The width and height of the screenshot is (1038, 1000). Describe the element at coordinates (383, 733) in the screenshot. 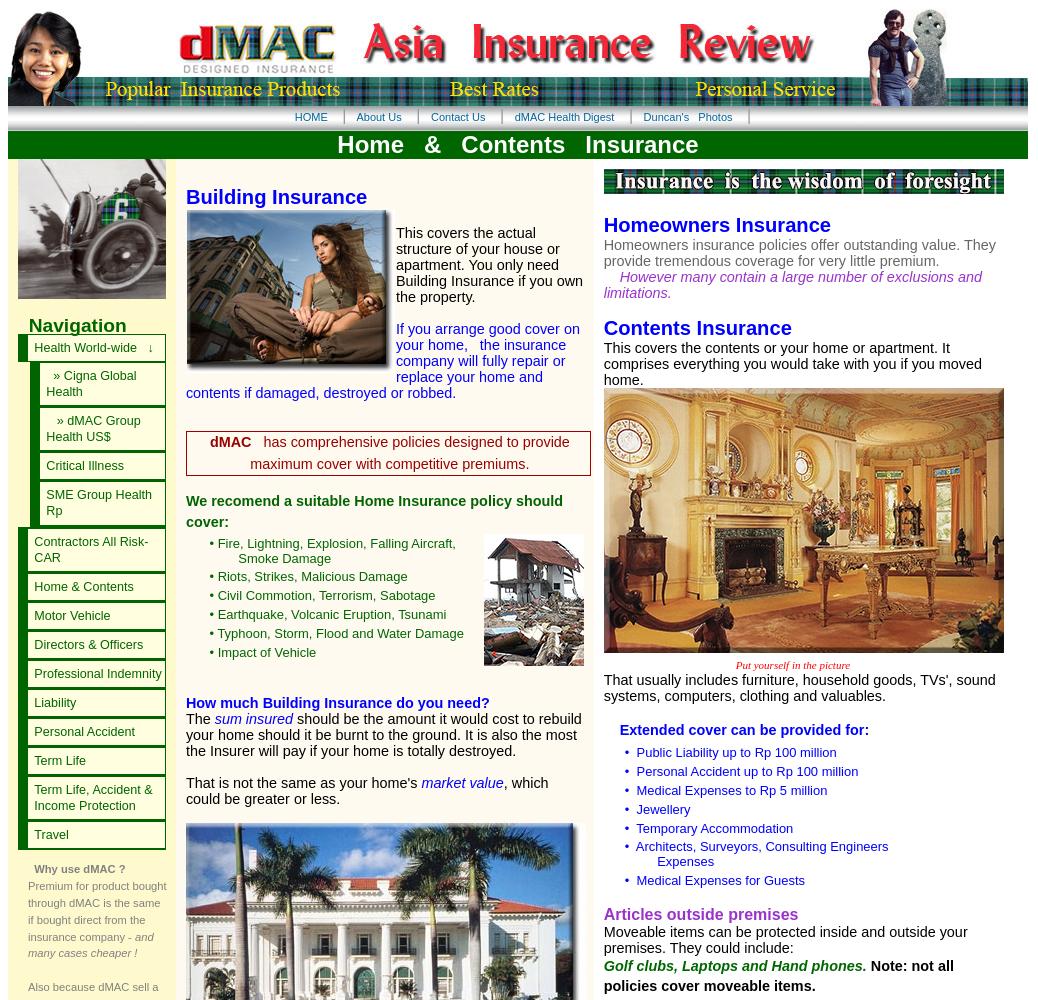

I see `'should be the amount it would cost to rebuild your home should it be burnt to the ground. It is also the most the Insurer will pay if your home is totally destroyed.'` at that location.